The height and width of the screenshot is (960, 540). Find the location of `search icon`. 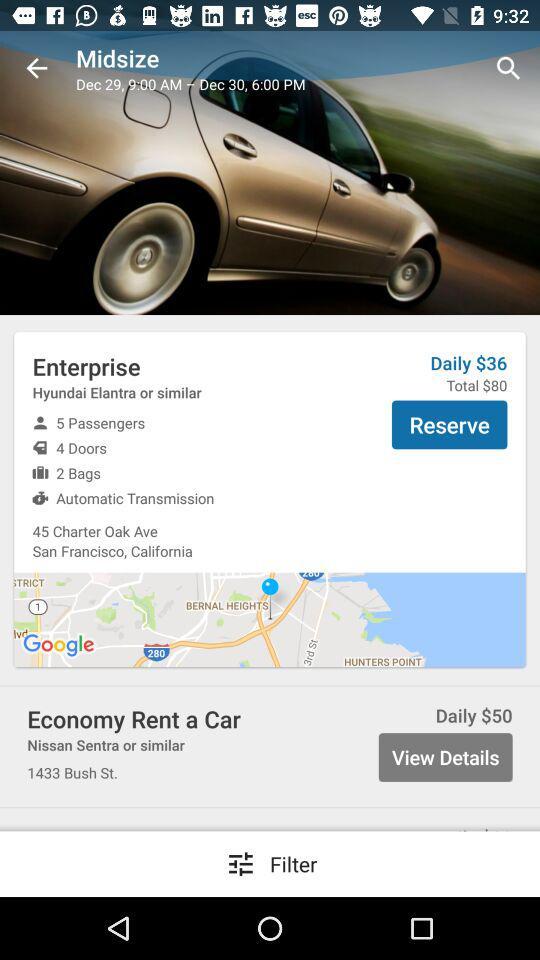

search icon is located at coordinates (508, 68).